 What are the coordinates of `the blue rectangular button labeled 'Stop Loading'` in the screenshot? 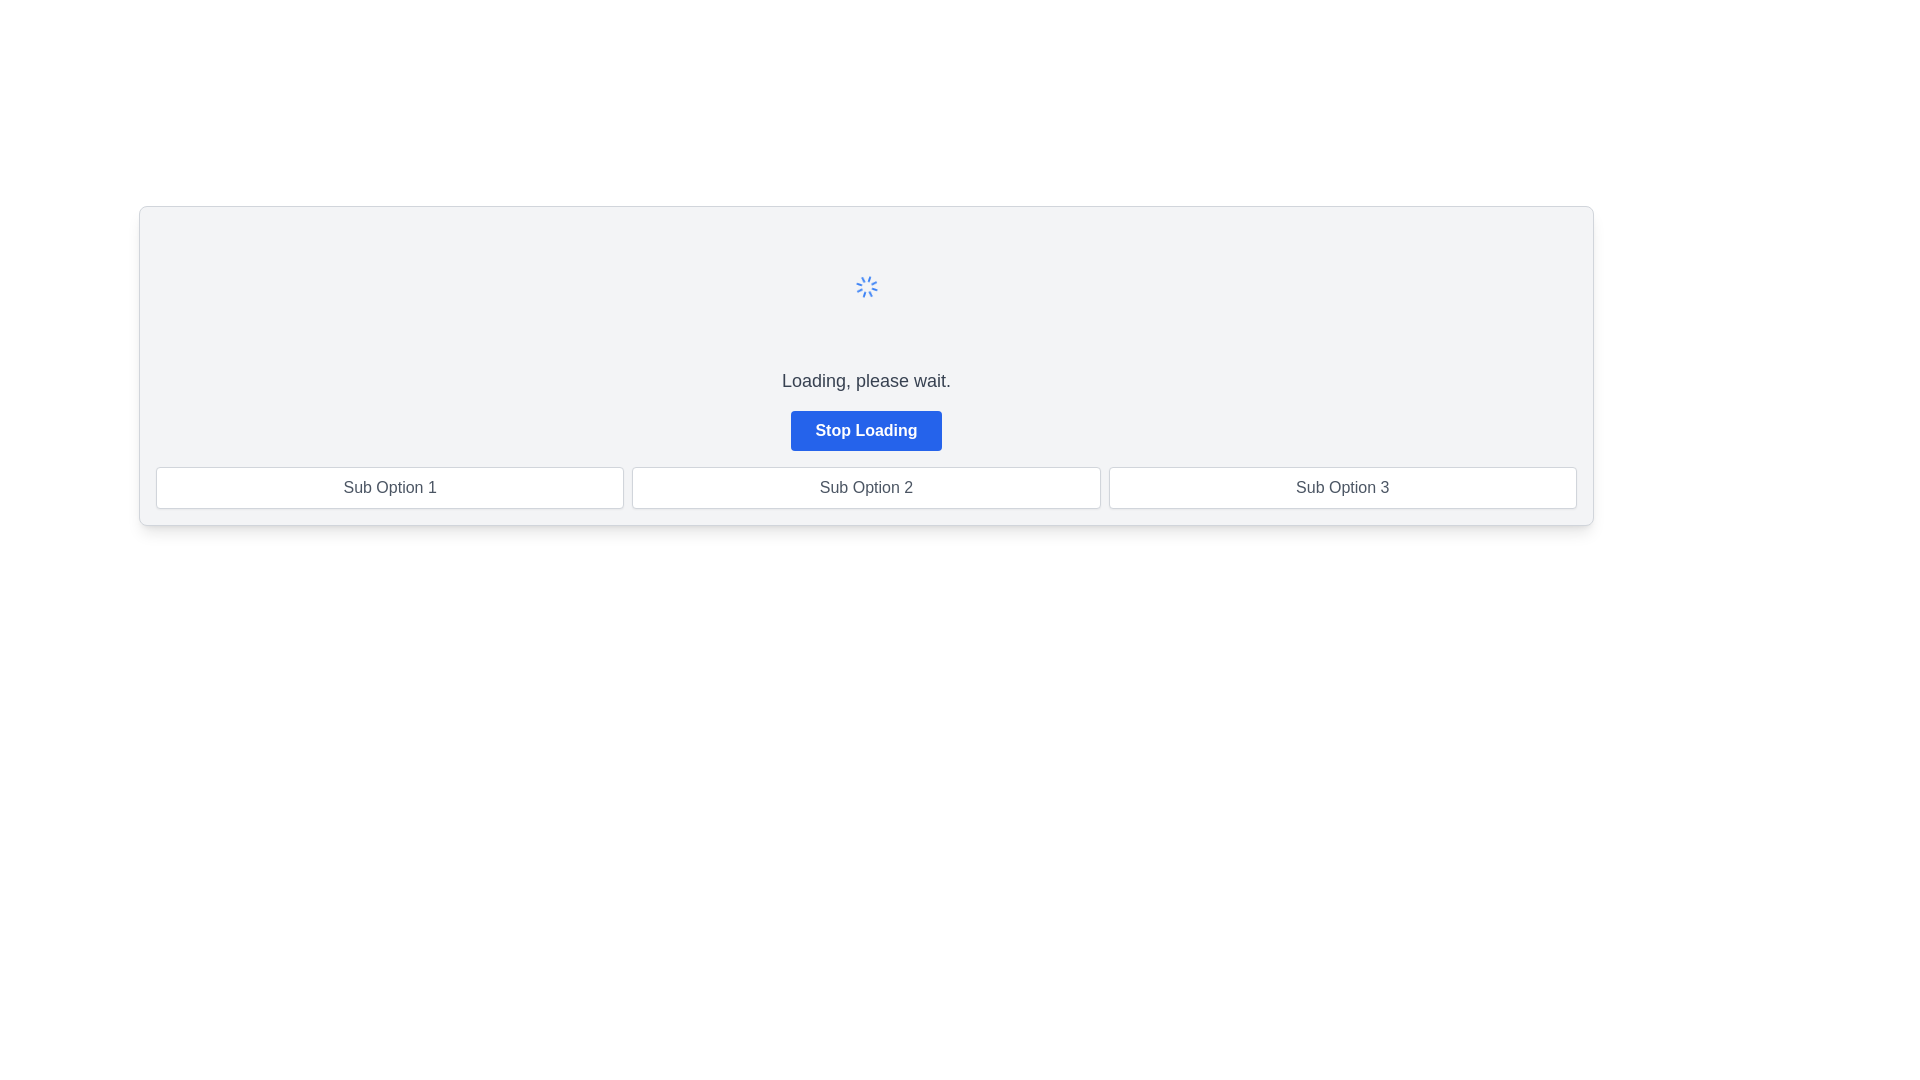 It's located at (866, 430).